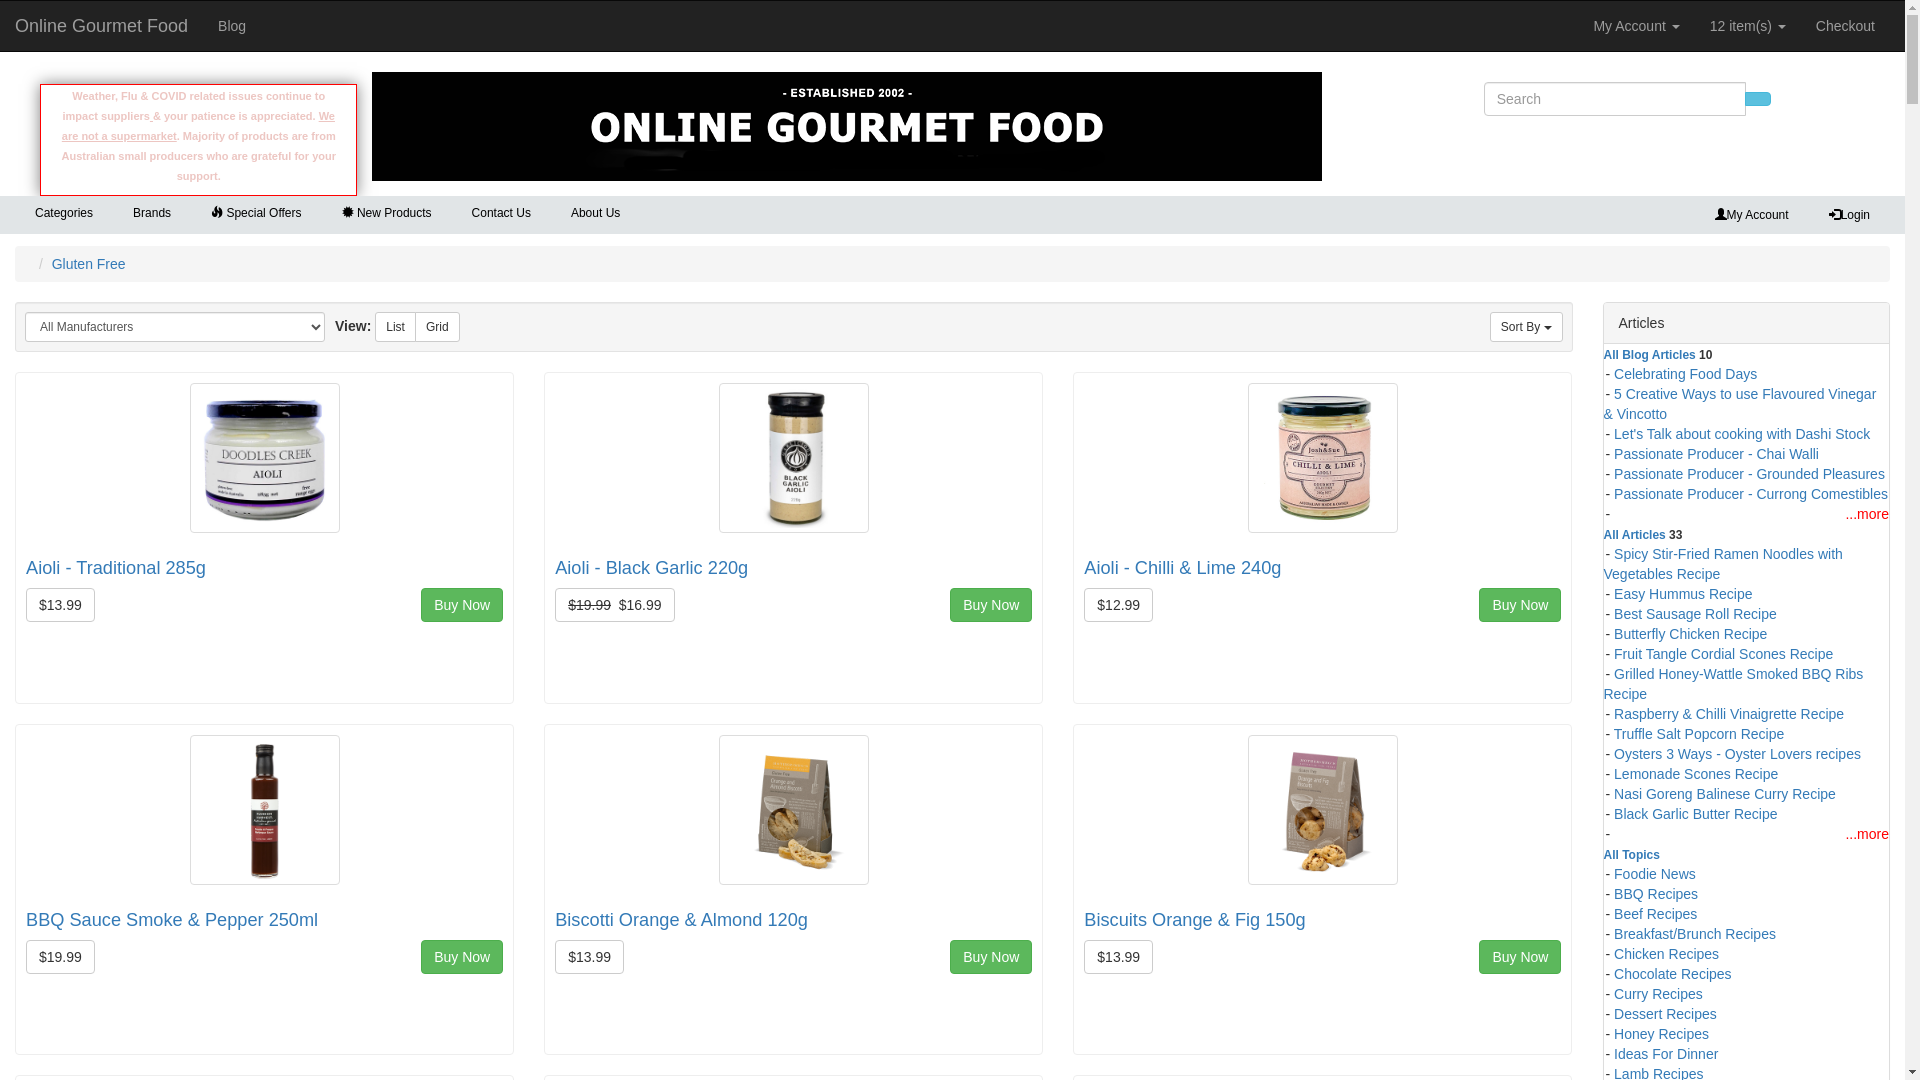  What do you see at coordinates (1658, 991) in the screenshot?
I see `'Curry Recipes'` at bounding box center [1658, 991].